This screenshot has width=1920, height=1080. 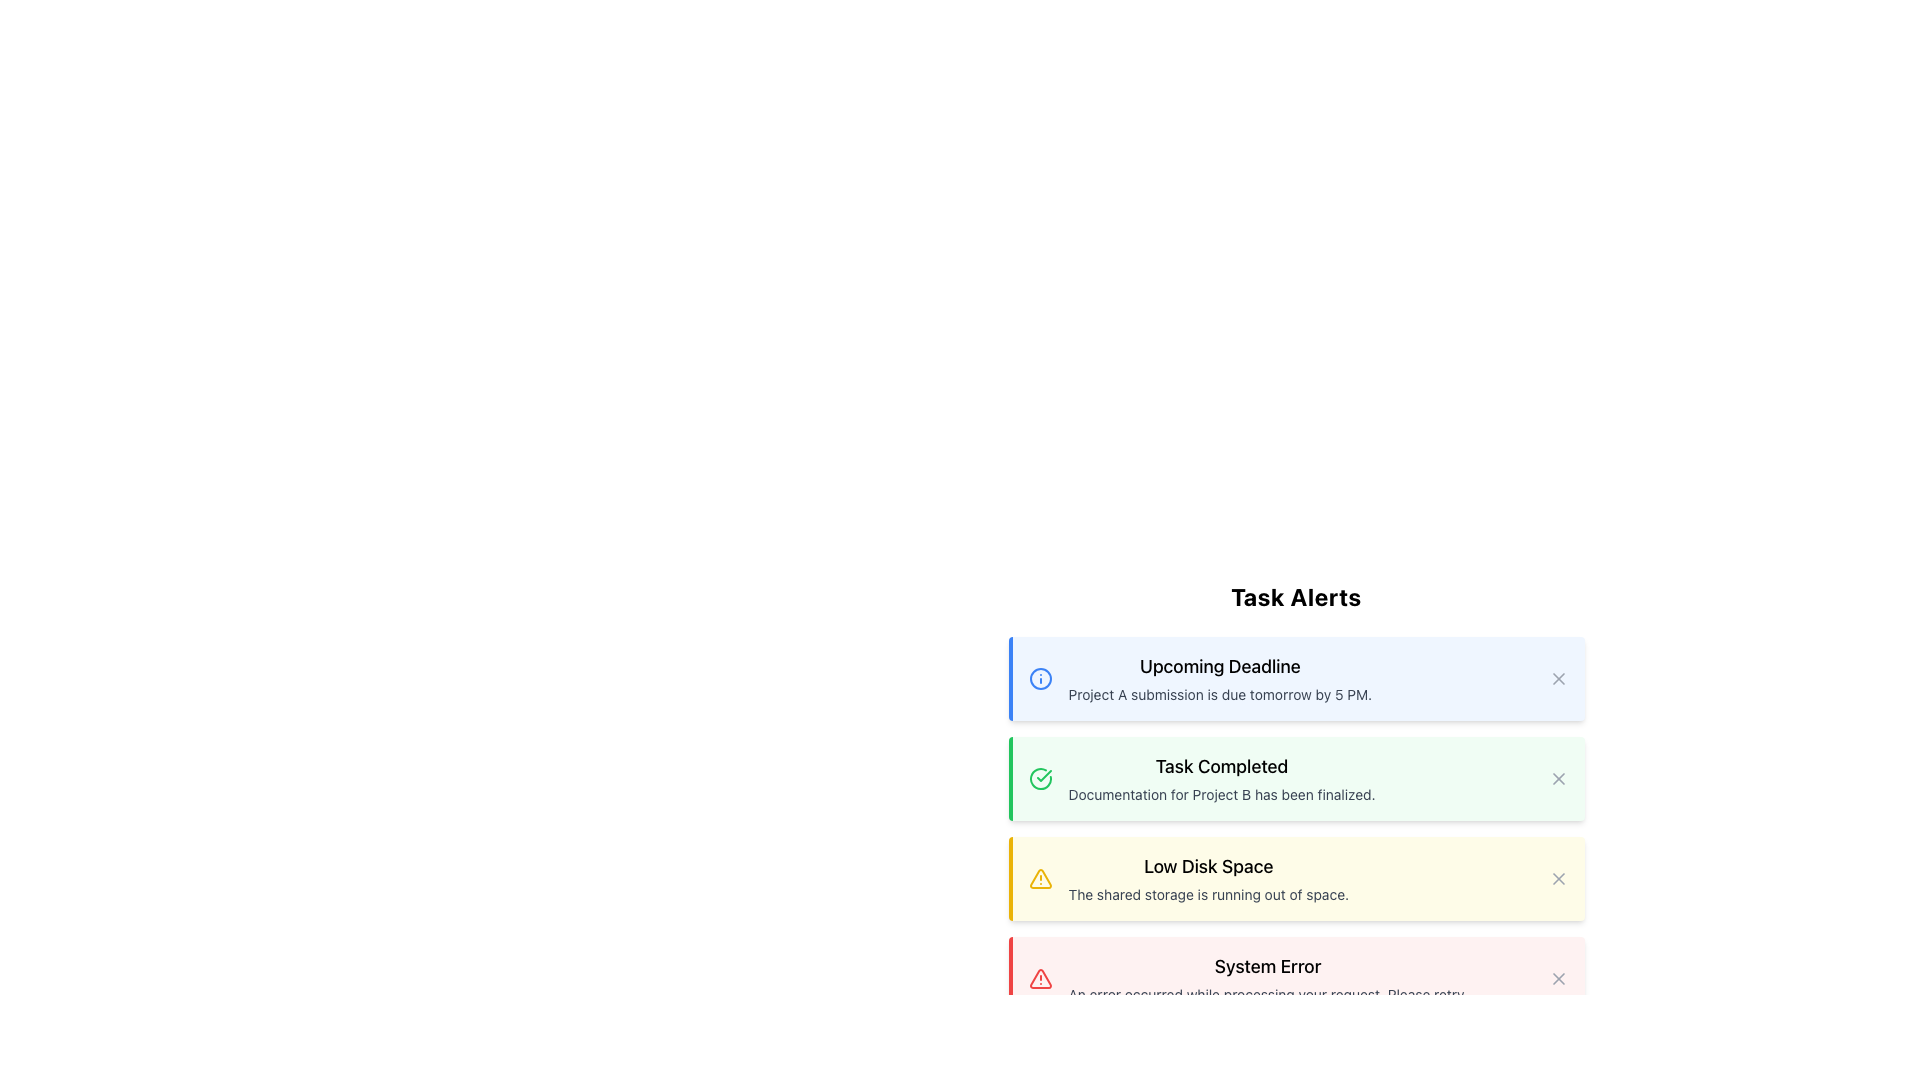 What do you see at coordinates (1040, 978) in the screenshot?
I see `the critical warning icon located on the leftmost side of the 'System Error' alert box, which serves as a static indicator` at bounding box center [1040, 978].